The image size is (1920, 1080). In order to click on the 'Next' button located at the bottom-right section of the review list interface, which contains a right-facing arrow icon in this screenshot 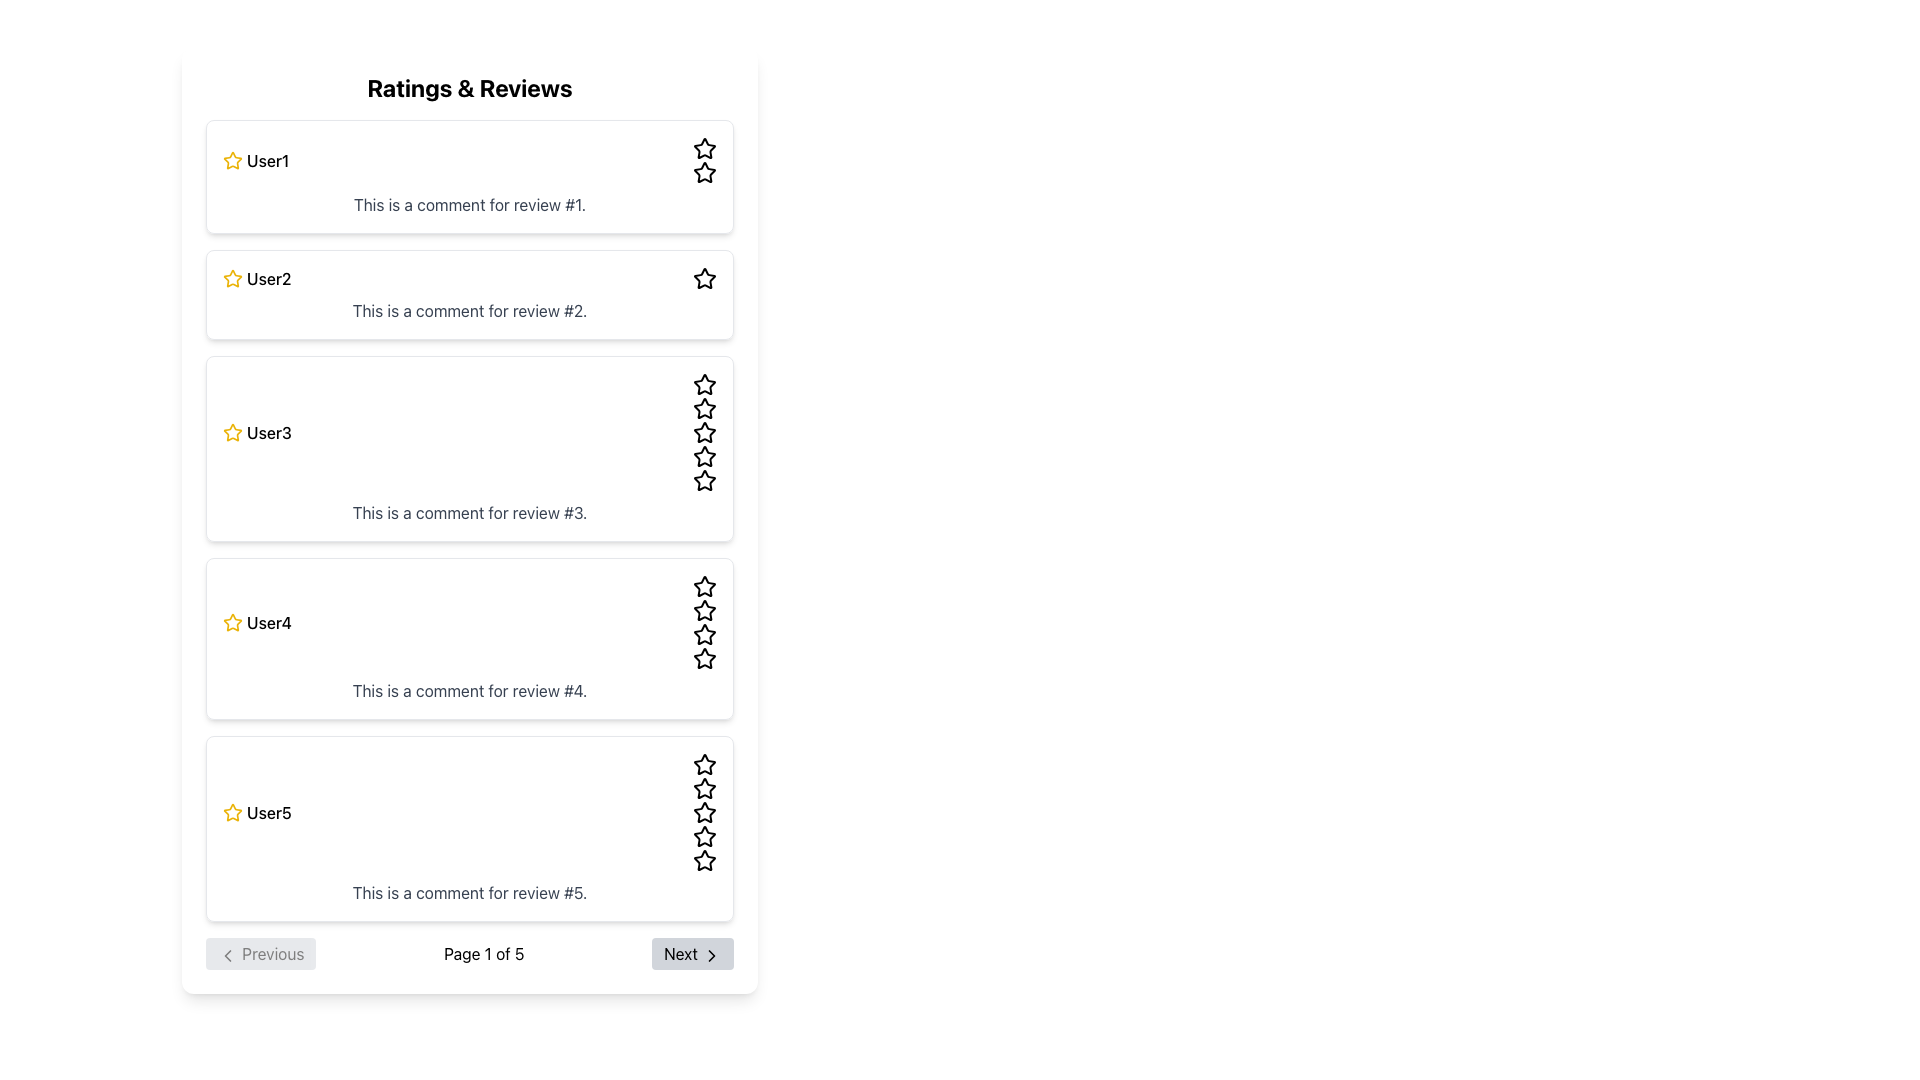, I will do `click(711, 954)`.